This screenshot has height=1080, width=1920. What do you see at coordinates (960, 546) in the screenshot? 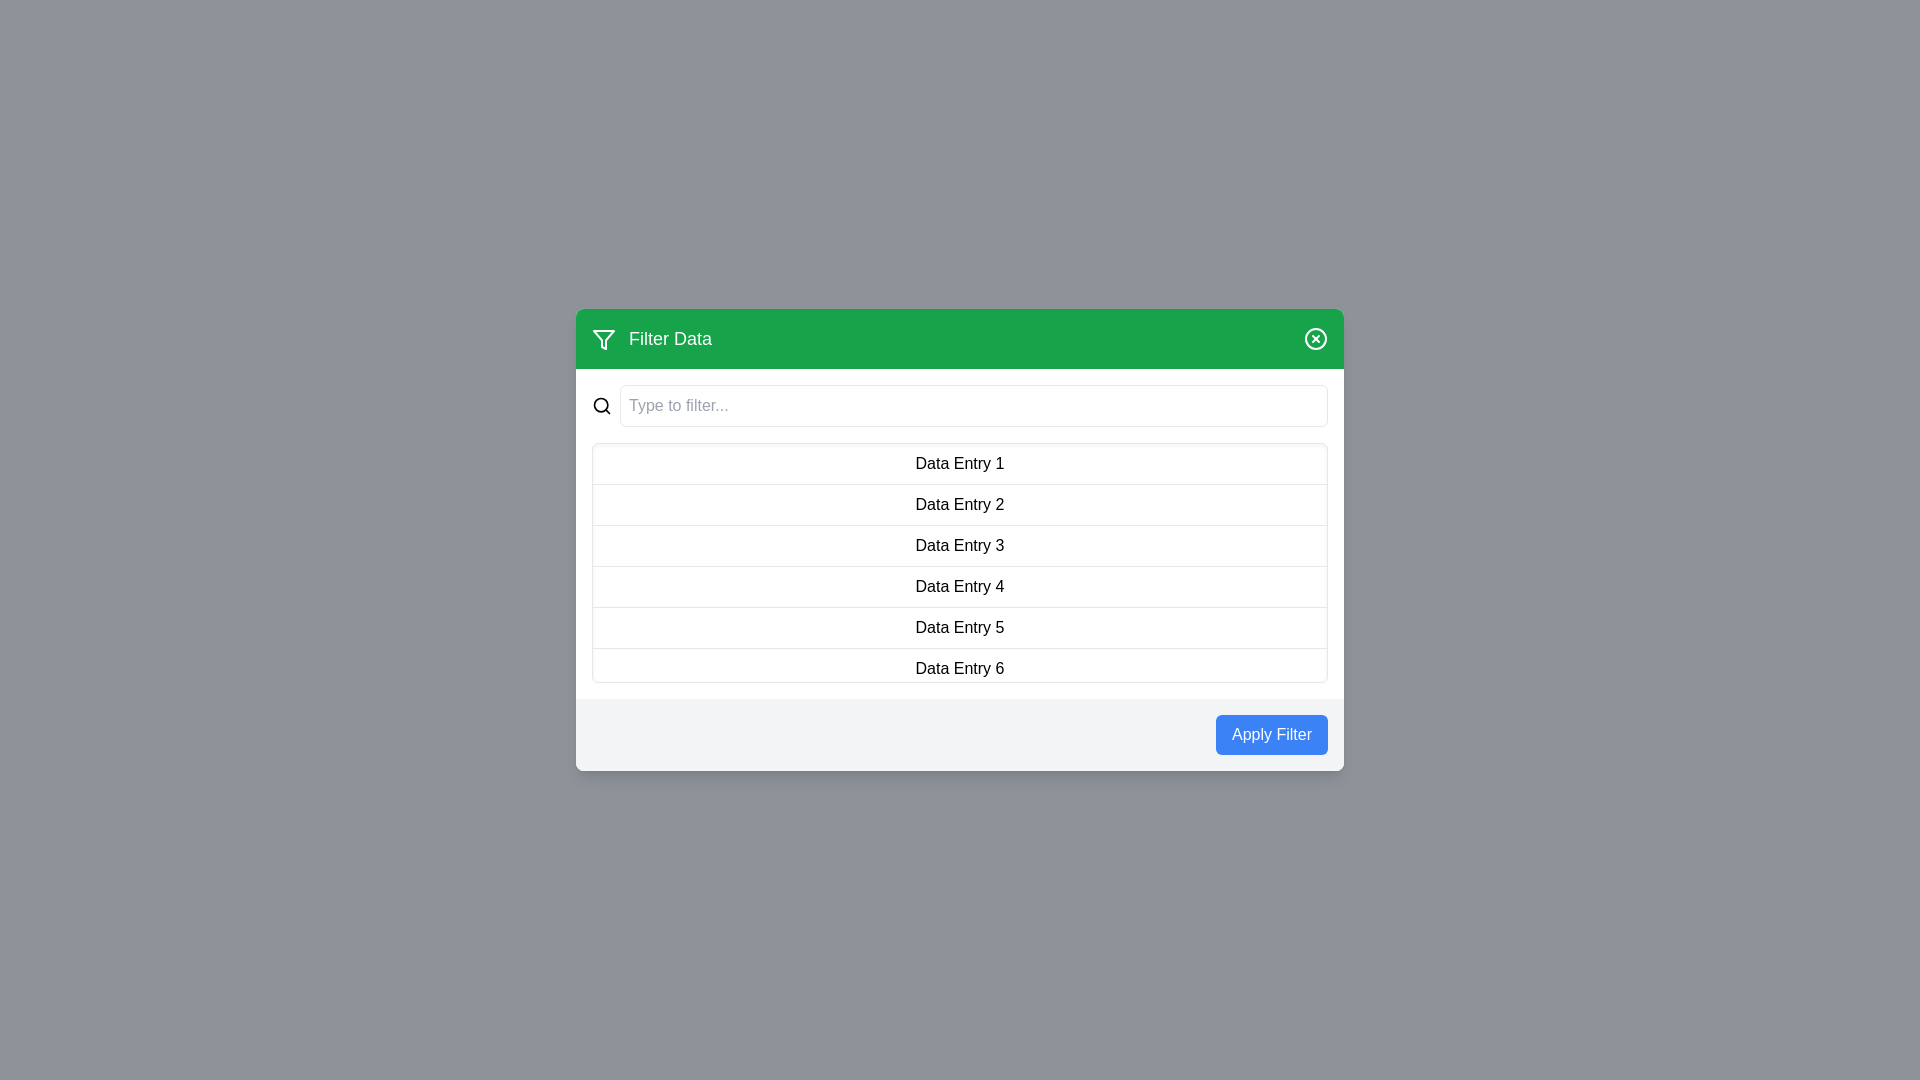
I see `the item Data Entry 3 from the filtered data list` at bounding box center [960, 546].